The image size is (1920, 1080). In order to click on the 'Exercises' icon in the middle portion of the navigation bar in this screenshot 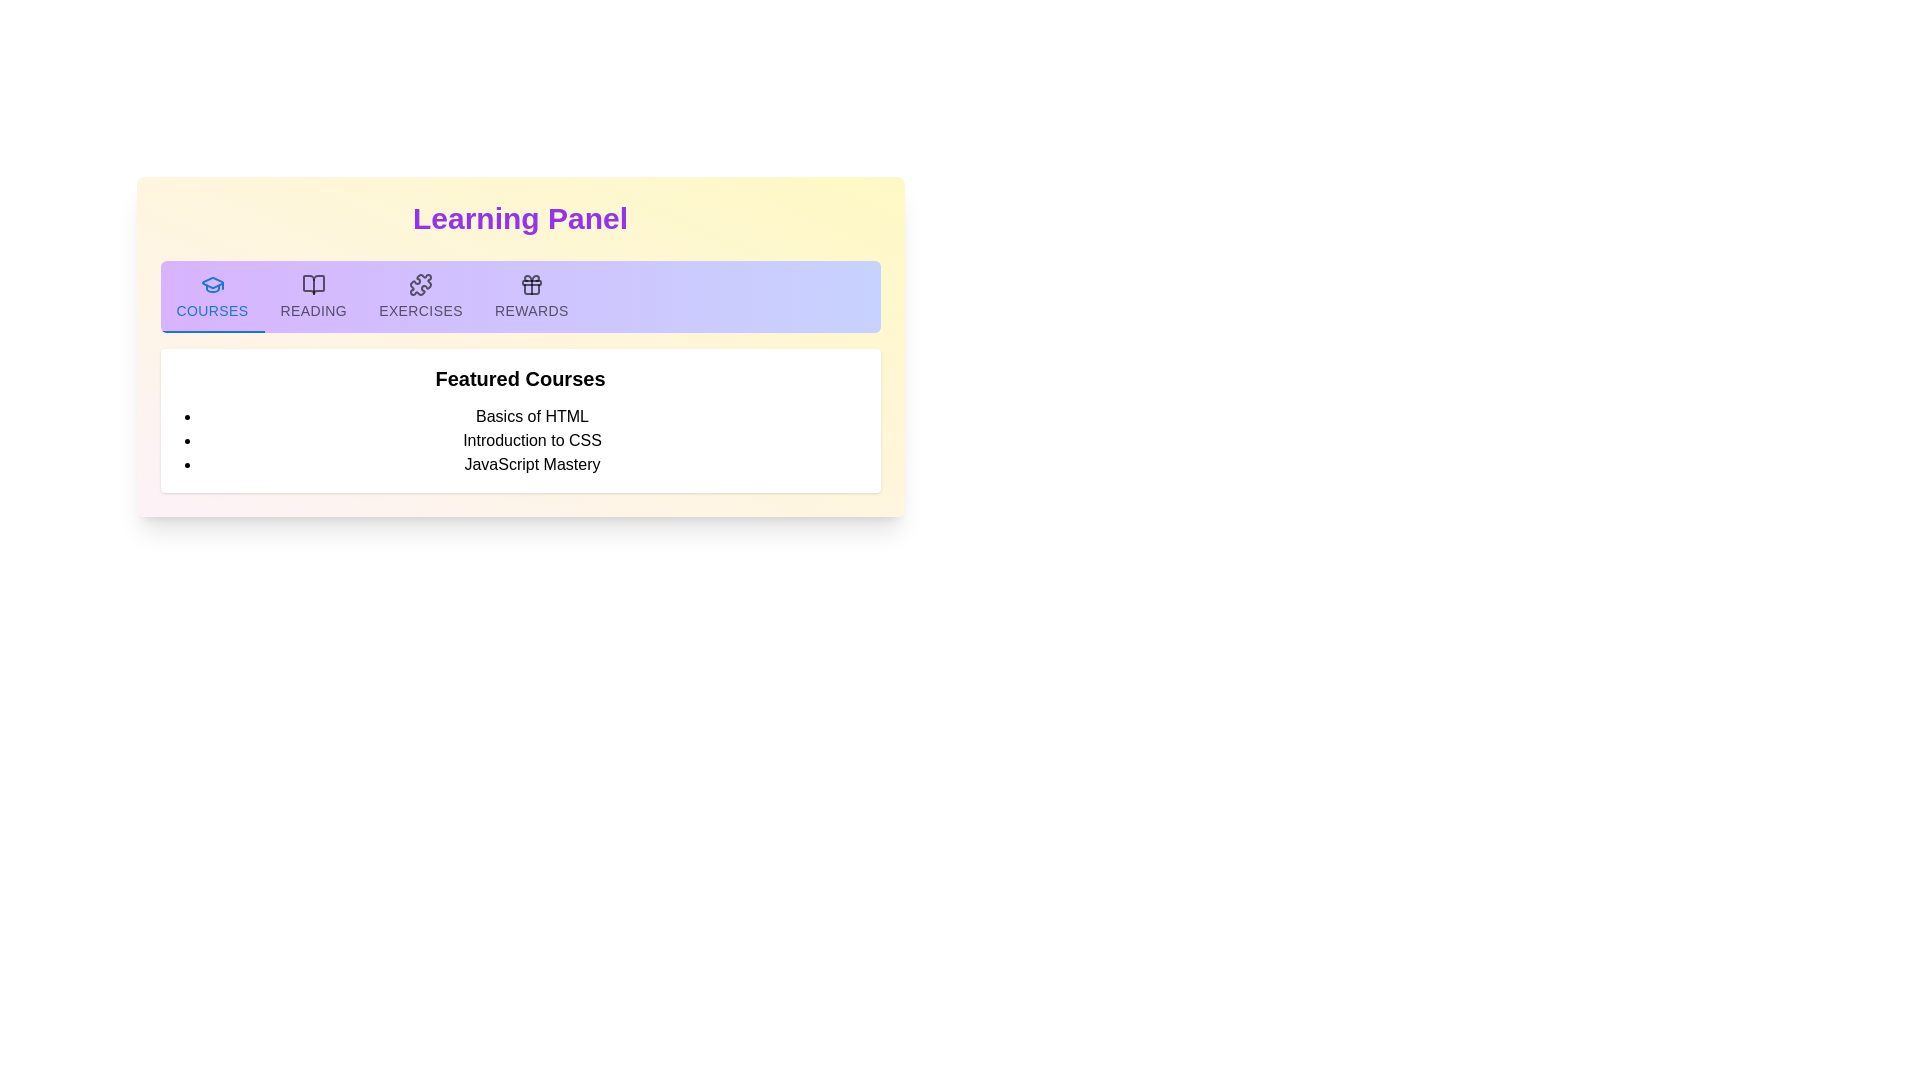, I will do `click(420, 285)`.